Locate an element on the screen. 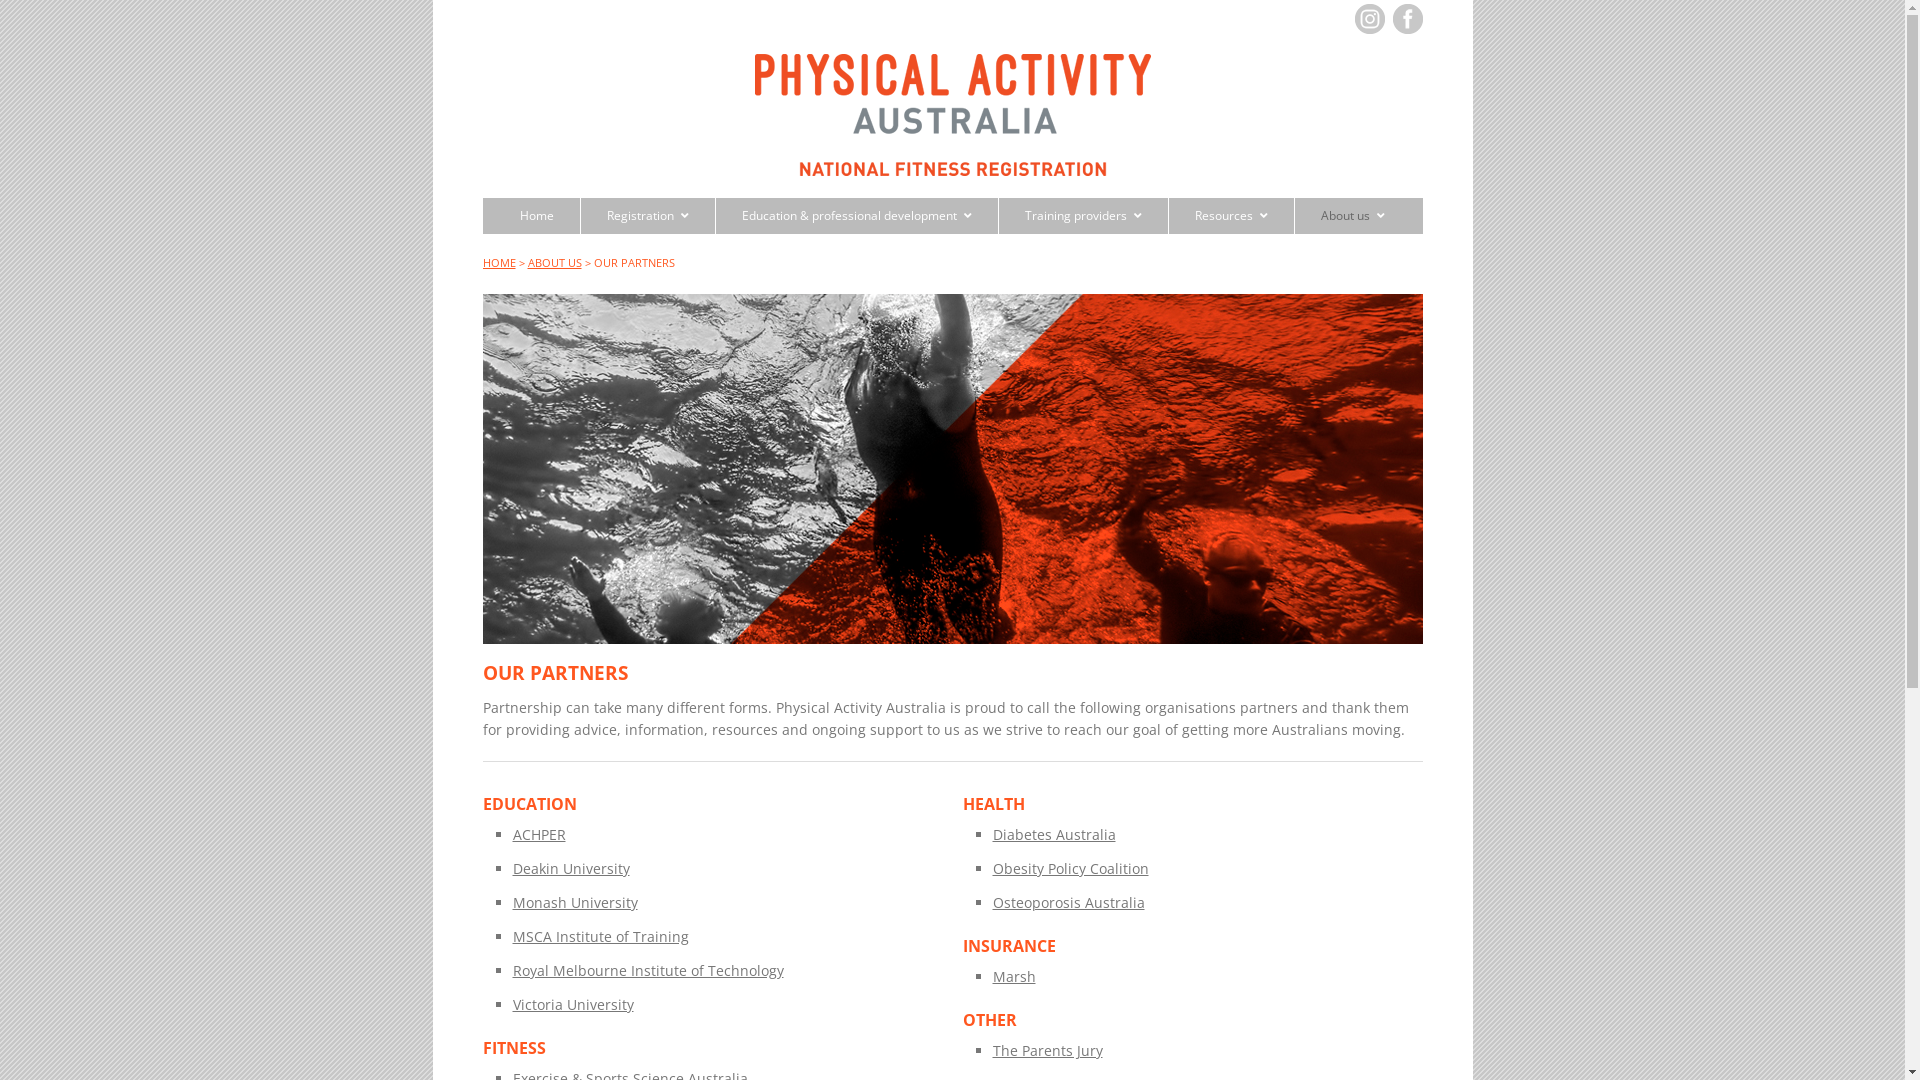 The width and height of the screenshot is (1920, 1080). 'ACHPER' is located at coordinates (538, 834).